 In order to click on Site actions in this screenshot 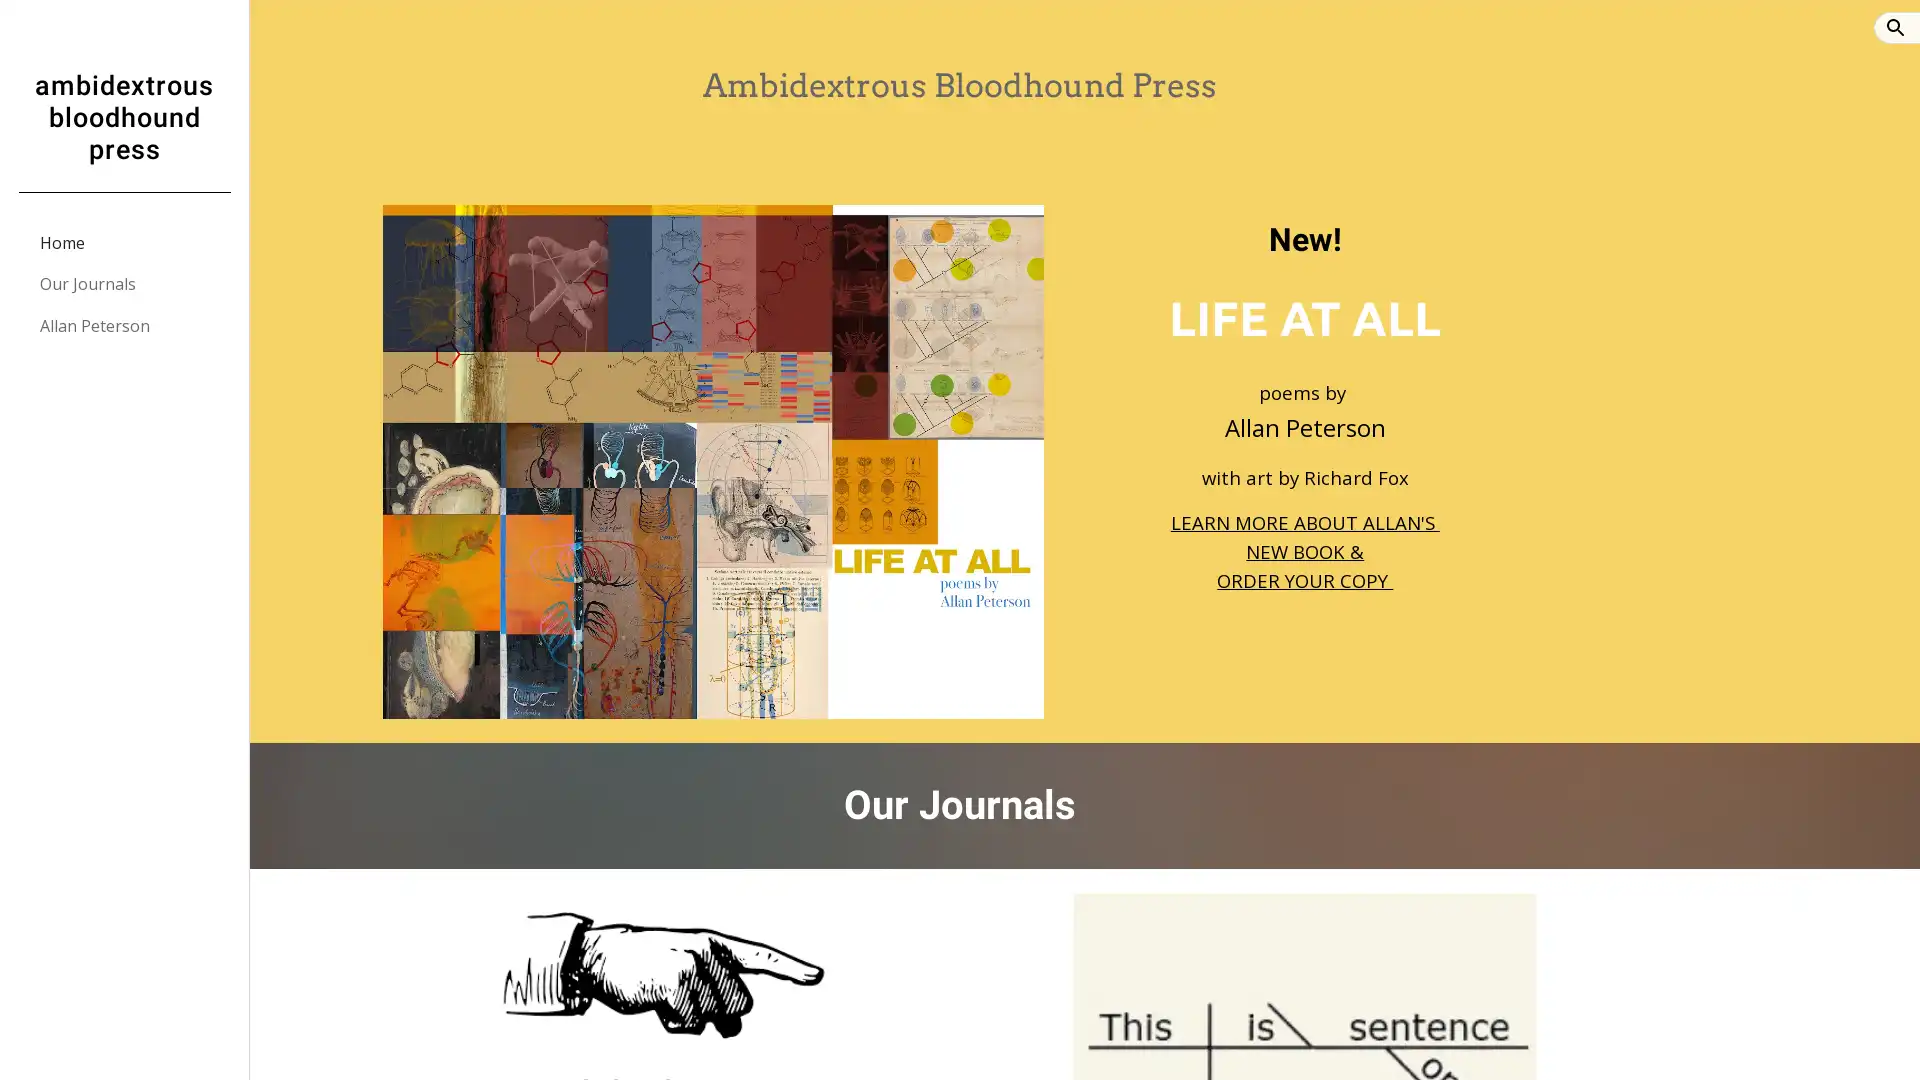, I will do `click(285, 1044)`.